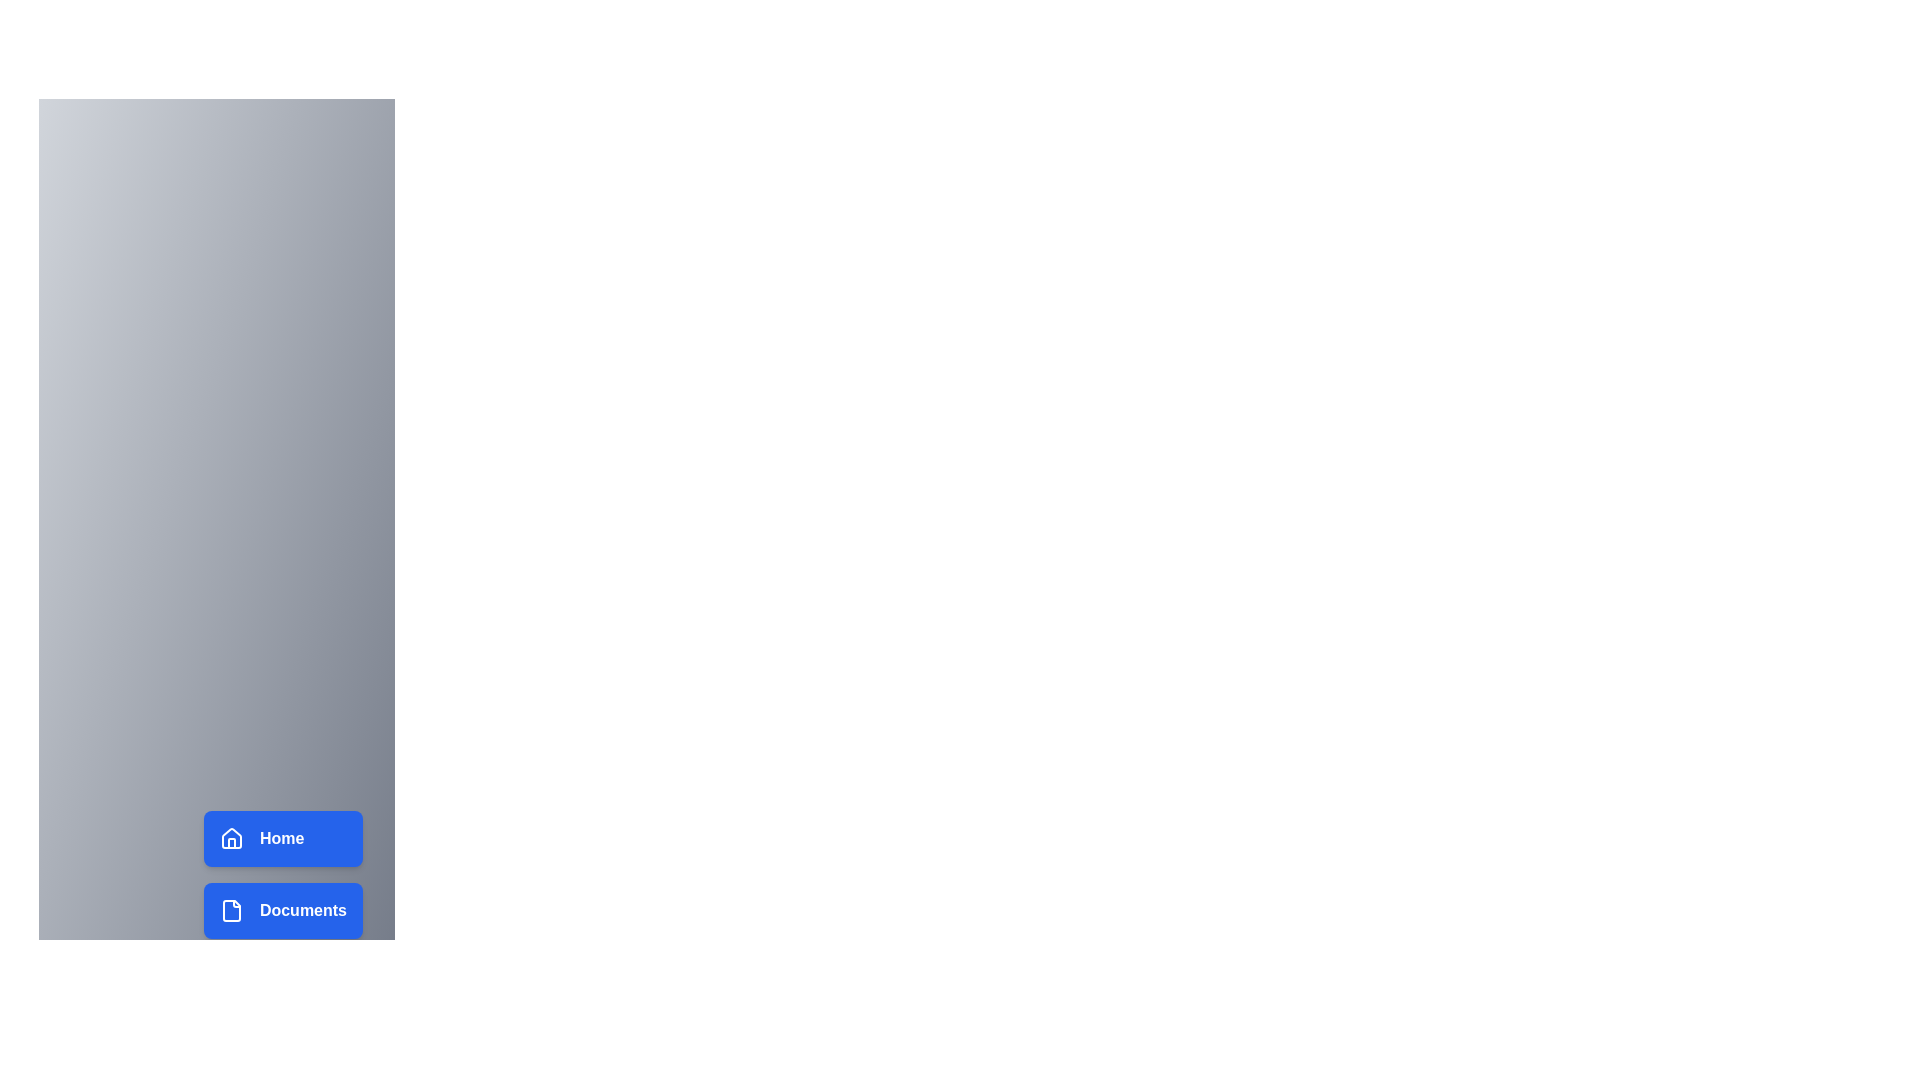  I want to click on the text label that describes the document-related button, located to the right of a document icon, so click(302, 910).